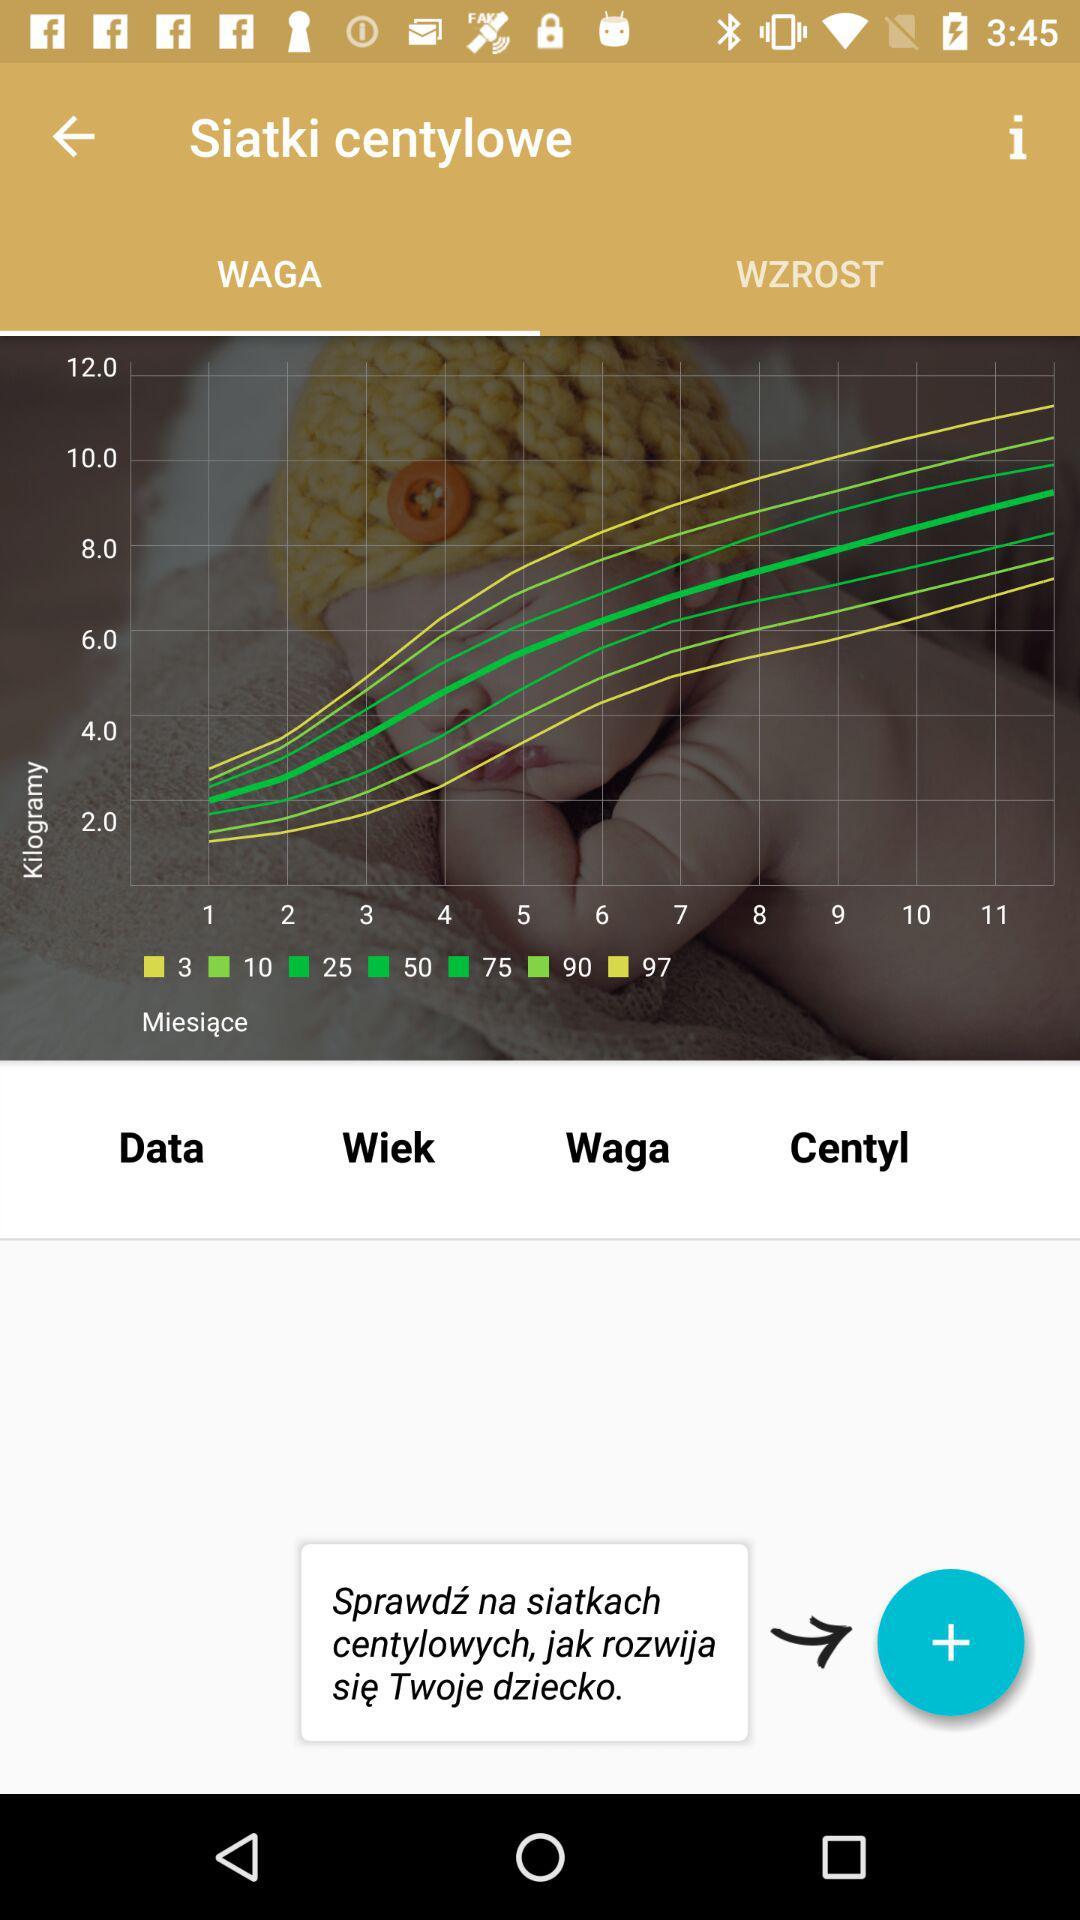 This screenshot has height=1920, width=1080. Describe the element at coordinates (950, 1642) in the screenshot. I see `the icon below the centyl item` at that location.